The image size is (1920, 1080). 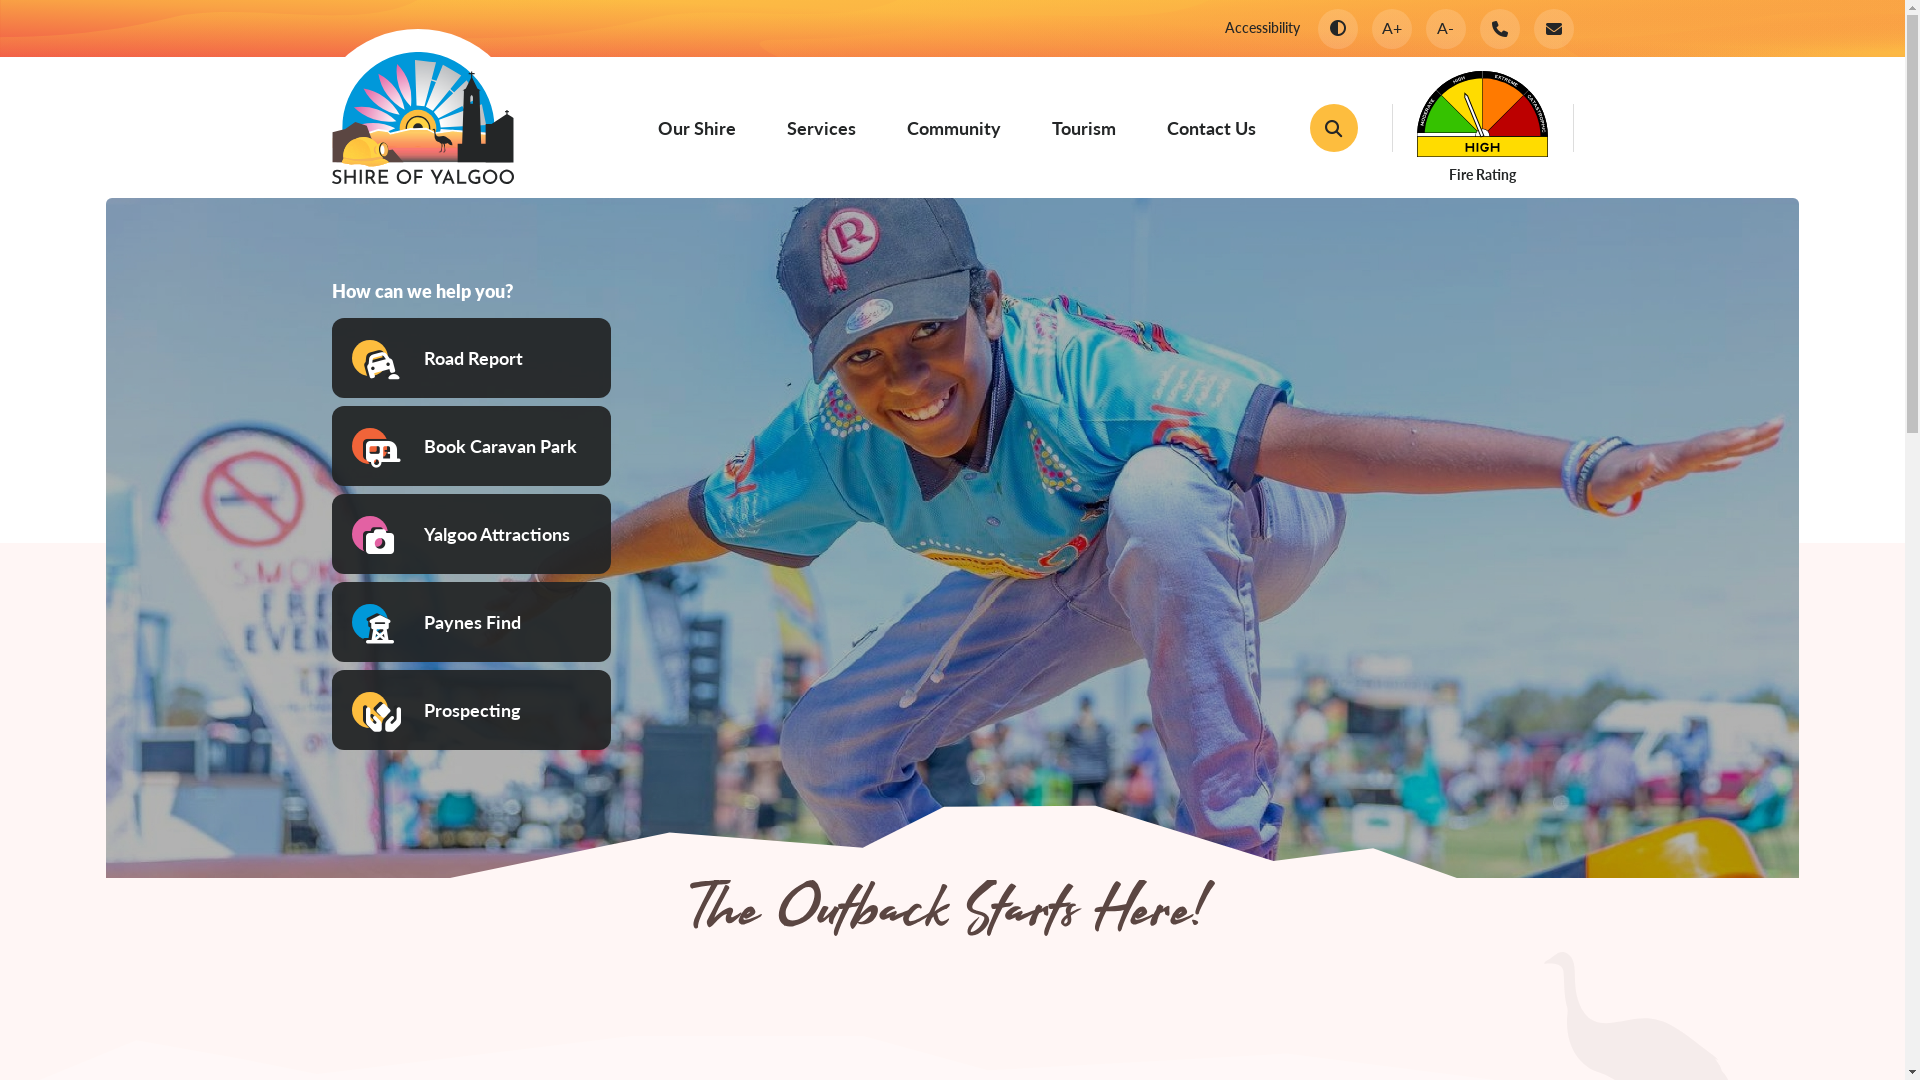 What do you see at coordinates (1553, 27) in the screenshot?
I see `'Email the Shire of Yalgoo'` at bounding box center [1553, 27].